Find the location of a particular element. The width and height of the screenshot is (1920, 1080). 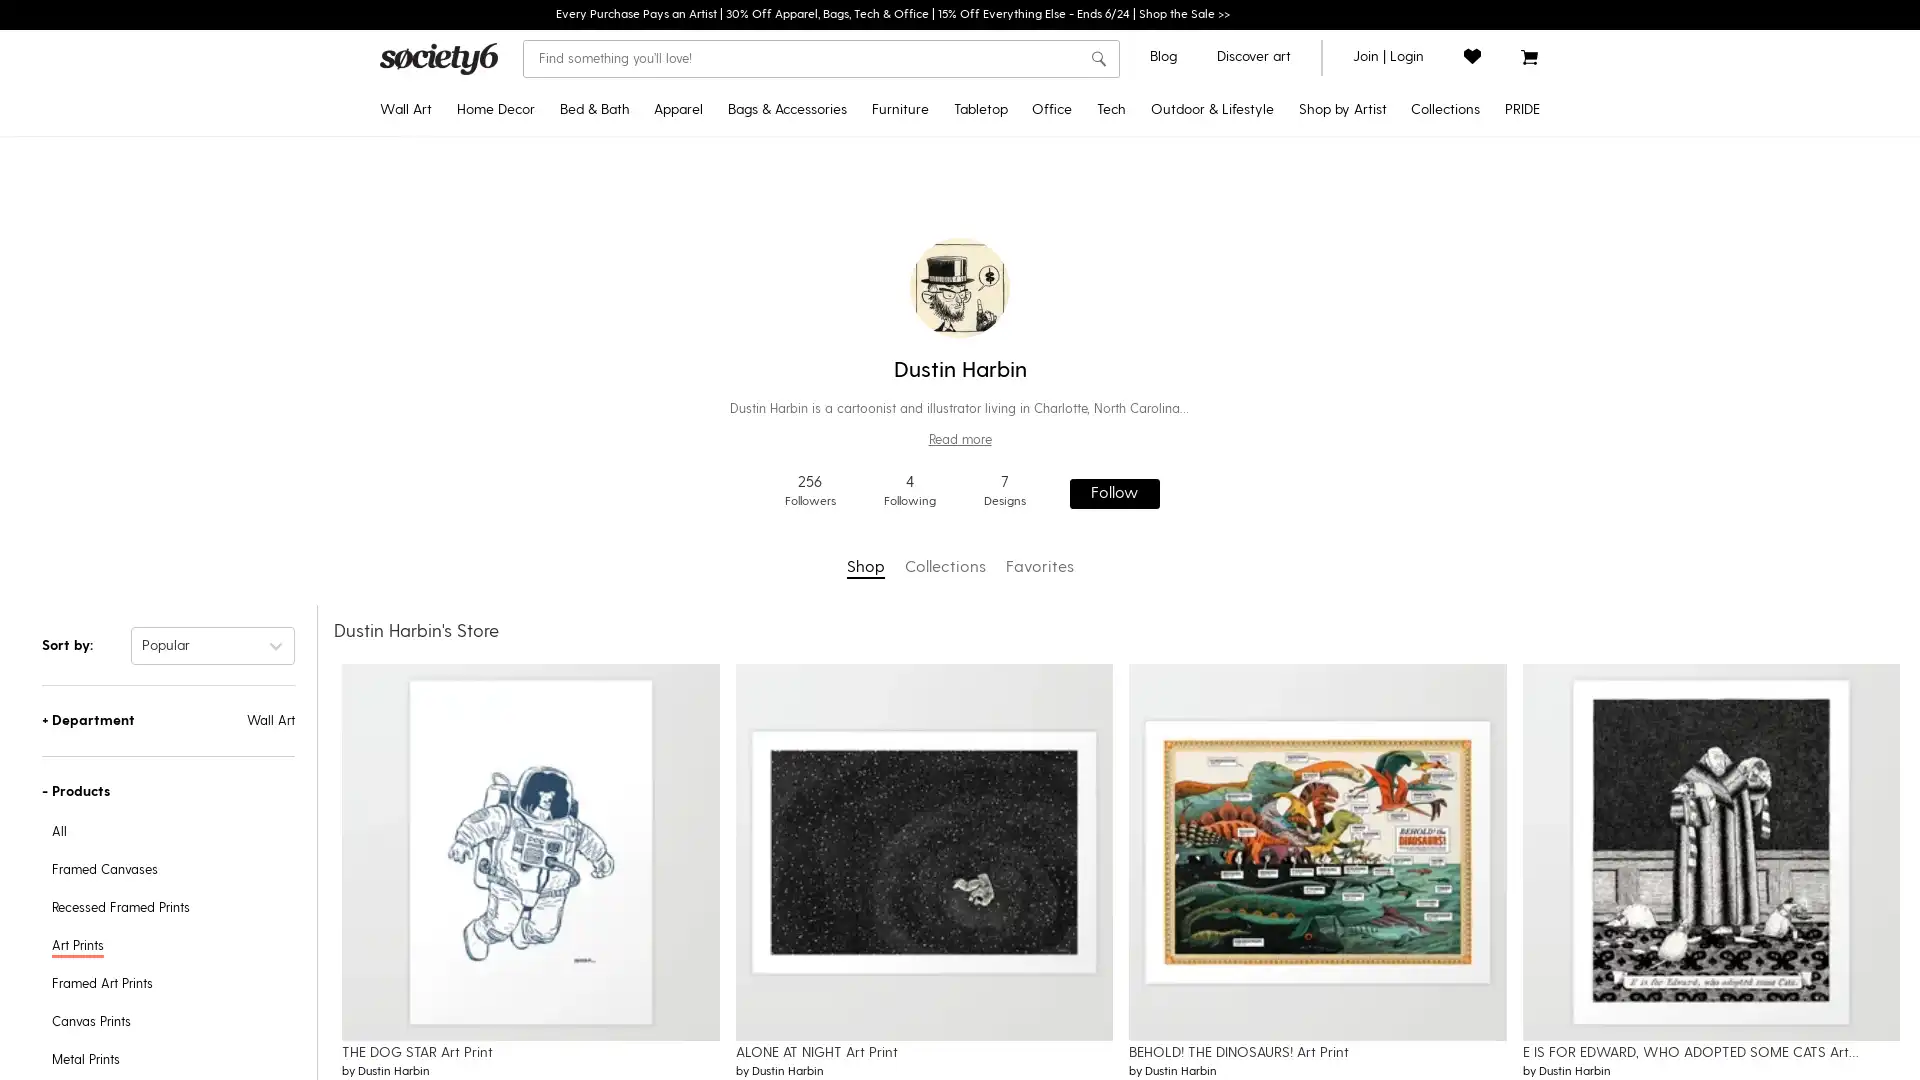

Sun Shades is located at coordinates (1238, 611).